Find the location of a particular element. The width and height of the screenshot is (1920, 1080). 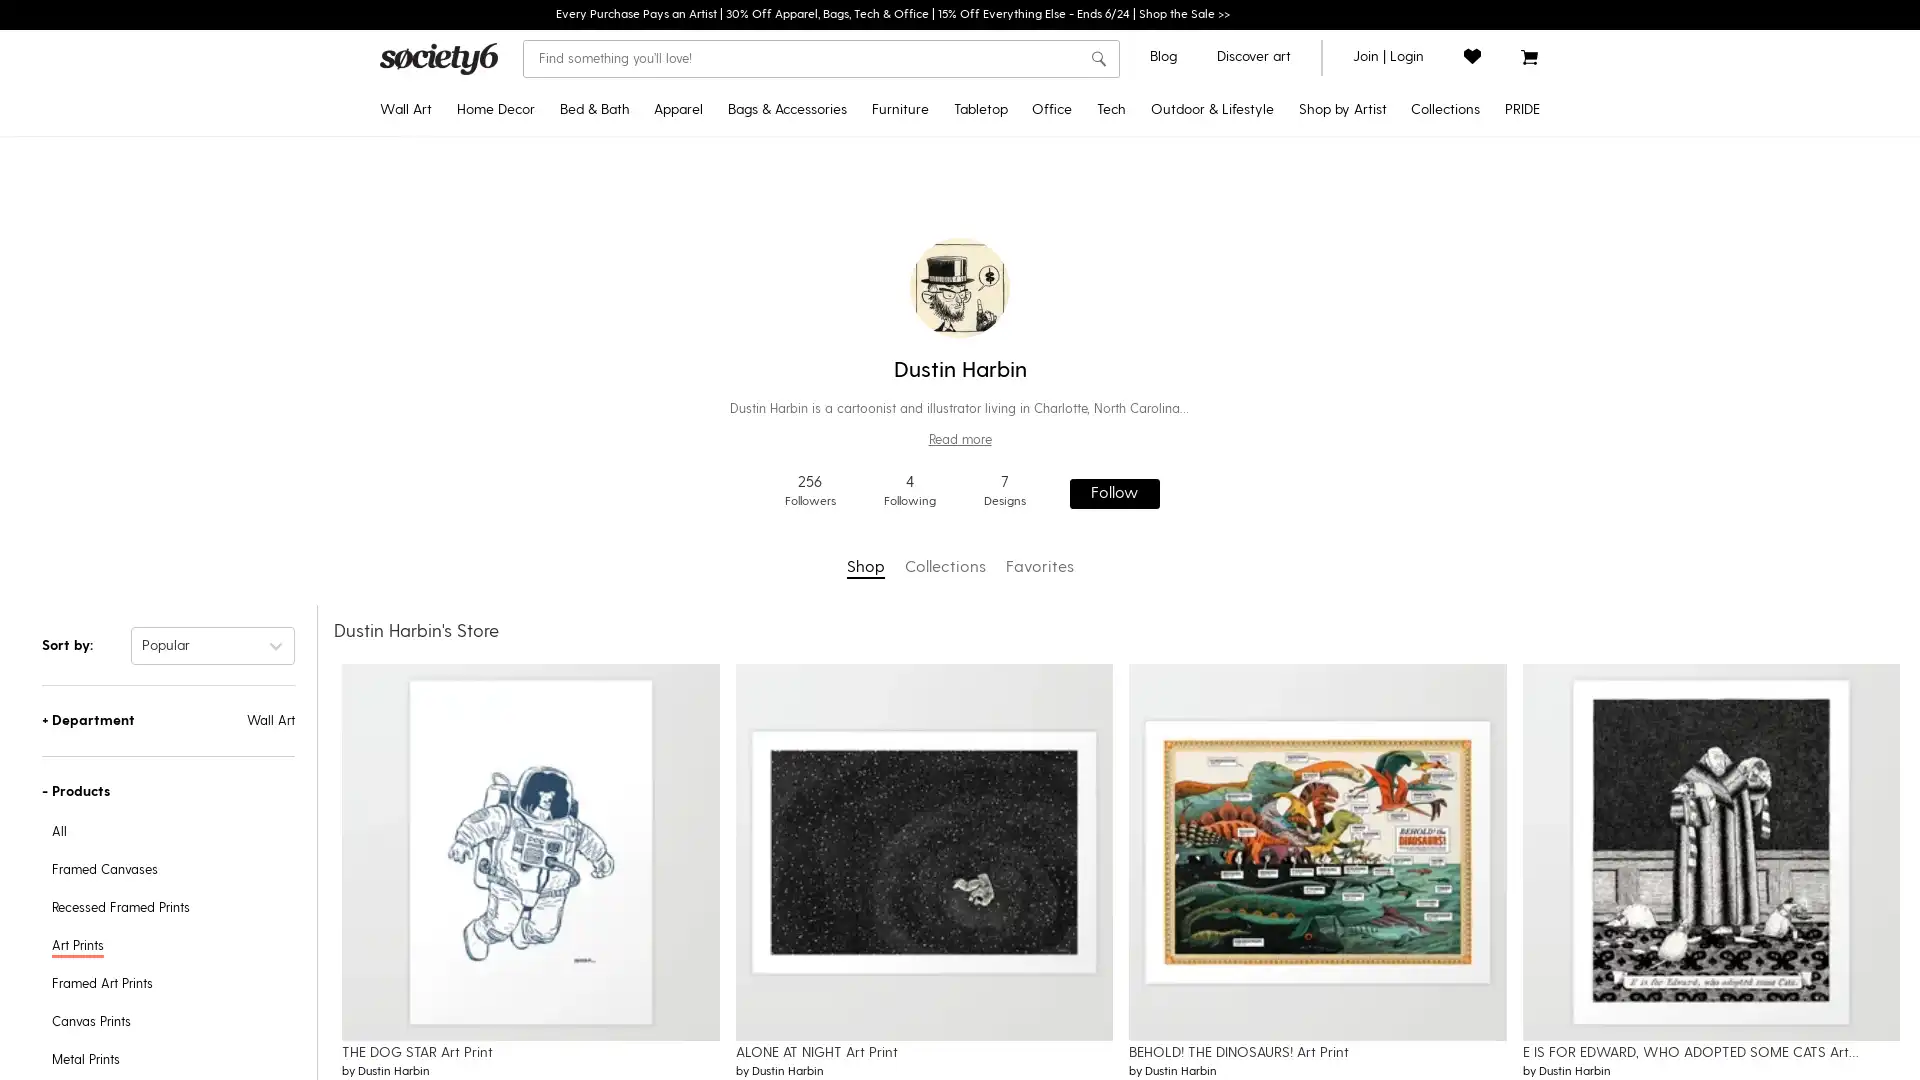

Sun Shades is located at coordinates (1238, 611).